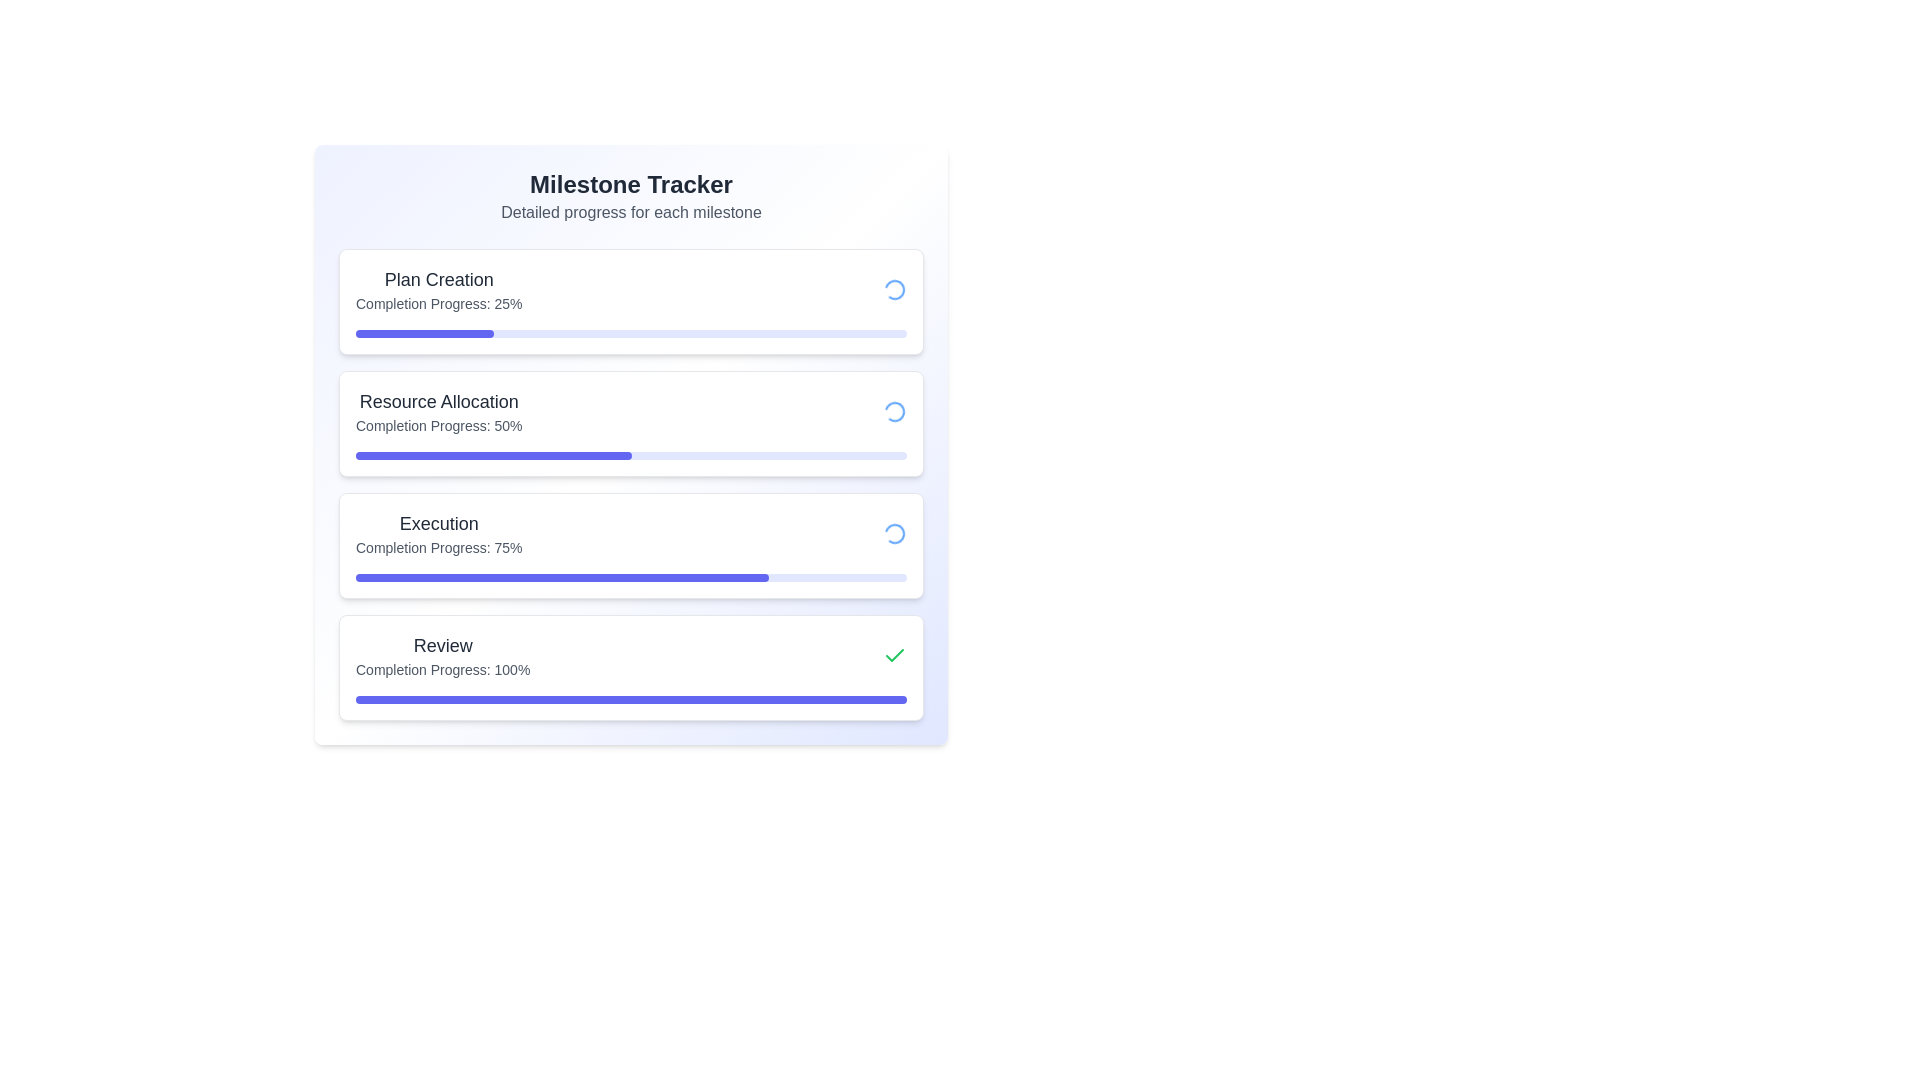 This screenshot has height=1080, width=1920. I want to click on the 'Milestone Tracker' text label, which is prominently displayed at the top of the content area in bold and extra-large font style, so click(630, 185).